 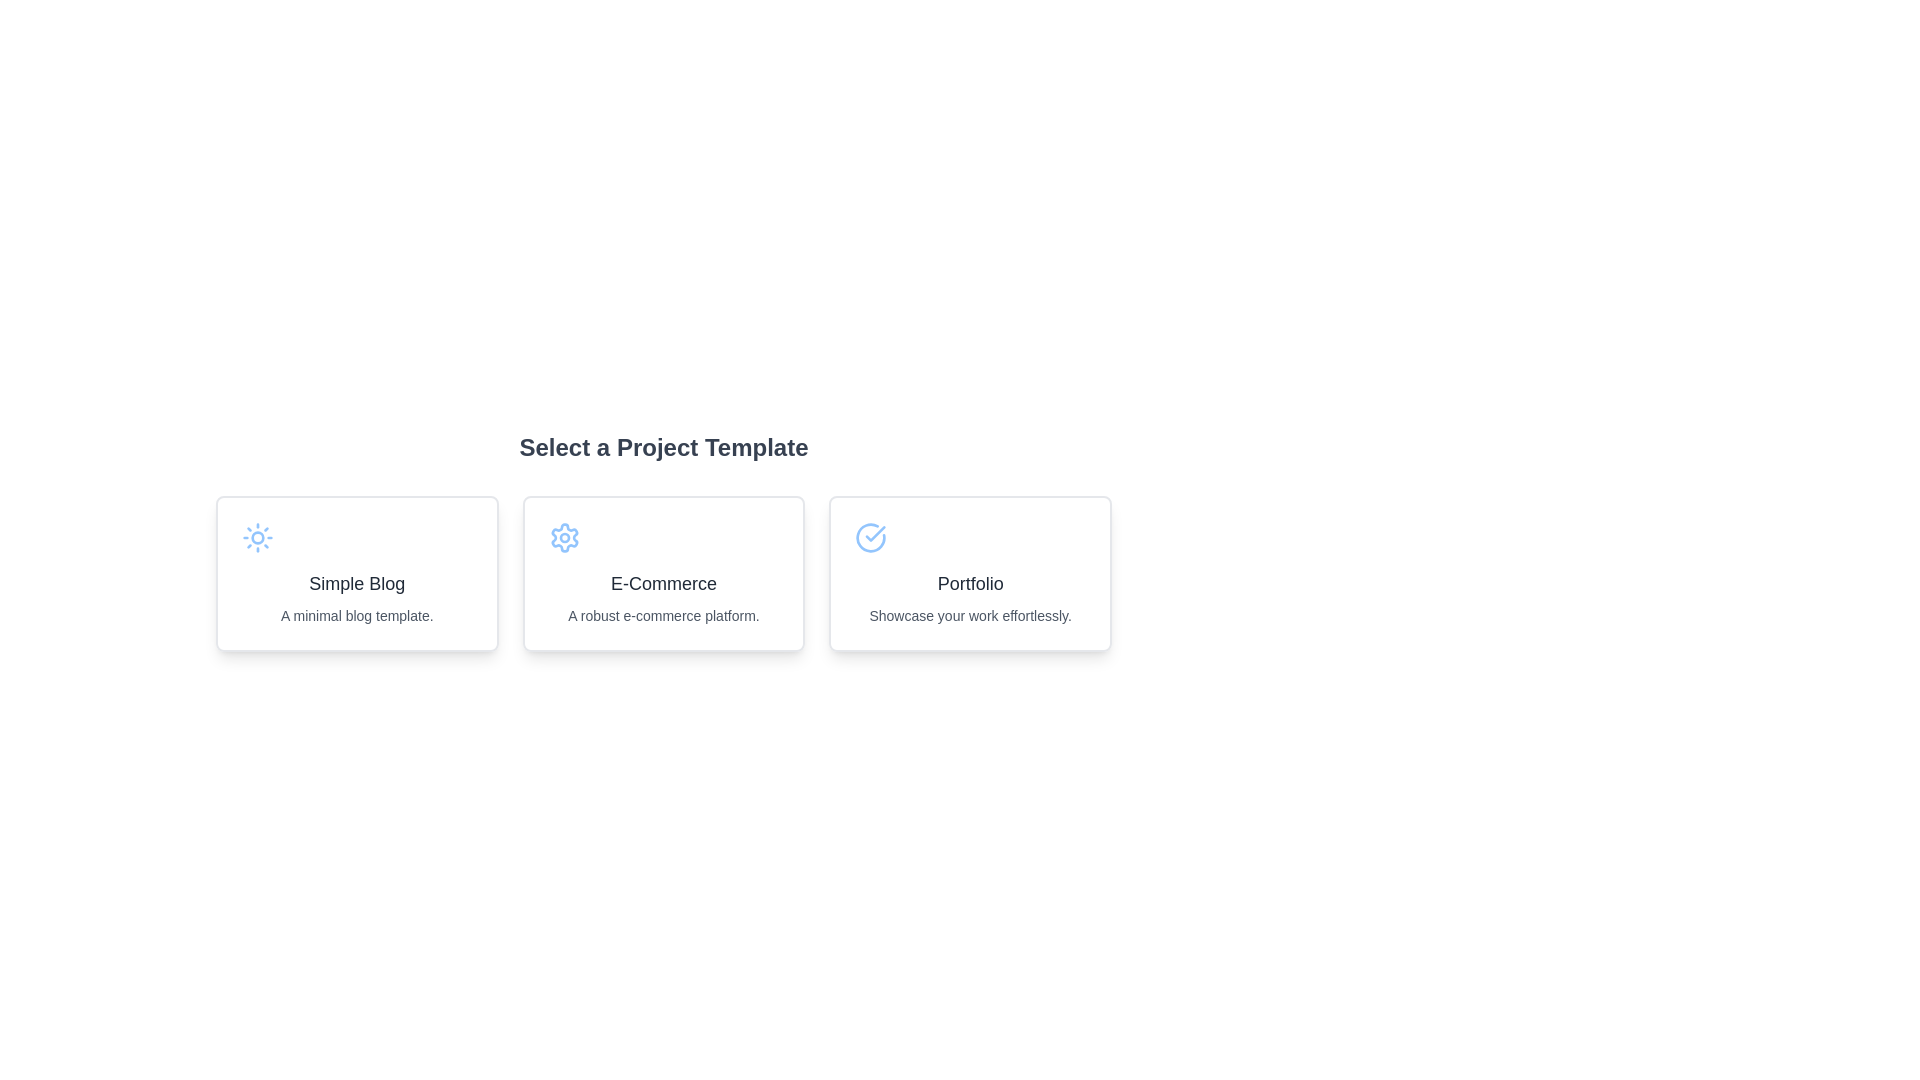 What do you see at coordinates (871, 536) in the screenshot?
I see `SVG graphical element located in the bottom right corner of the 'Portfolio' card, which serves as a visual indicator for selecting or identifying the associated template` at bounding box center [871, 536].